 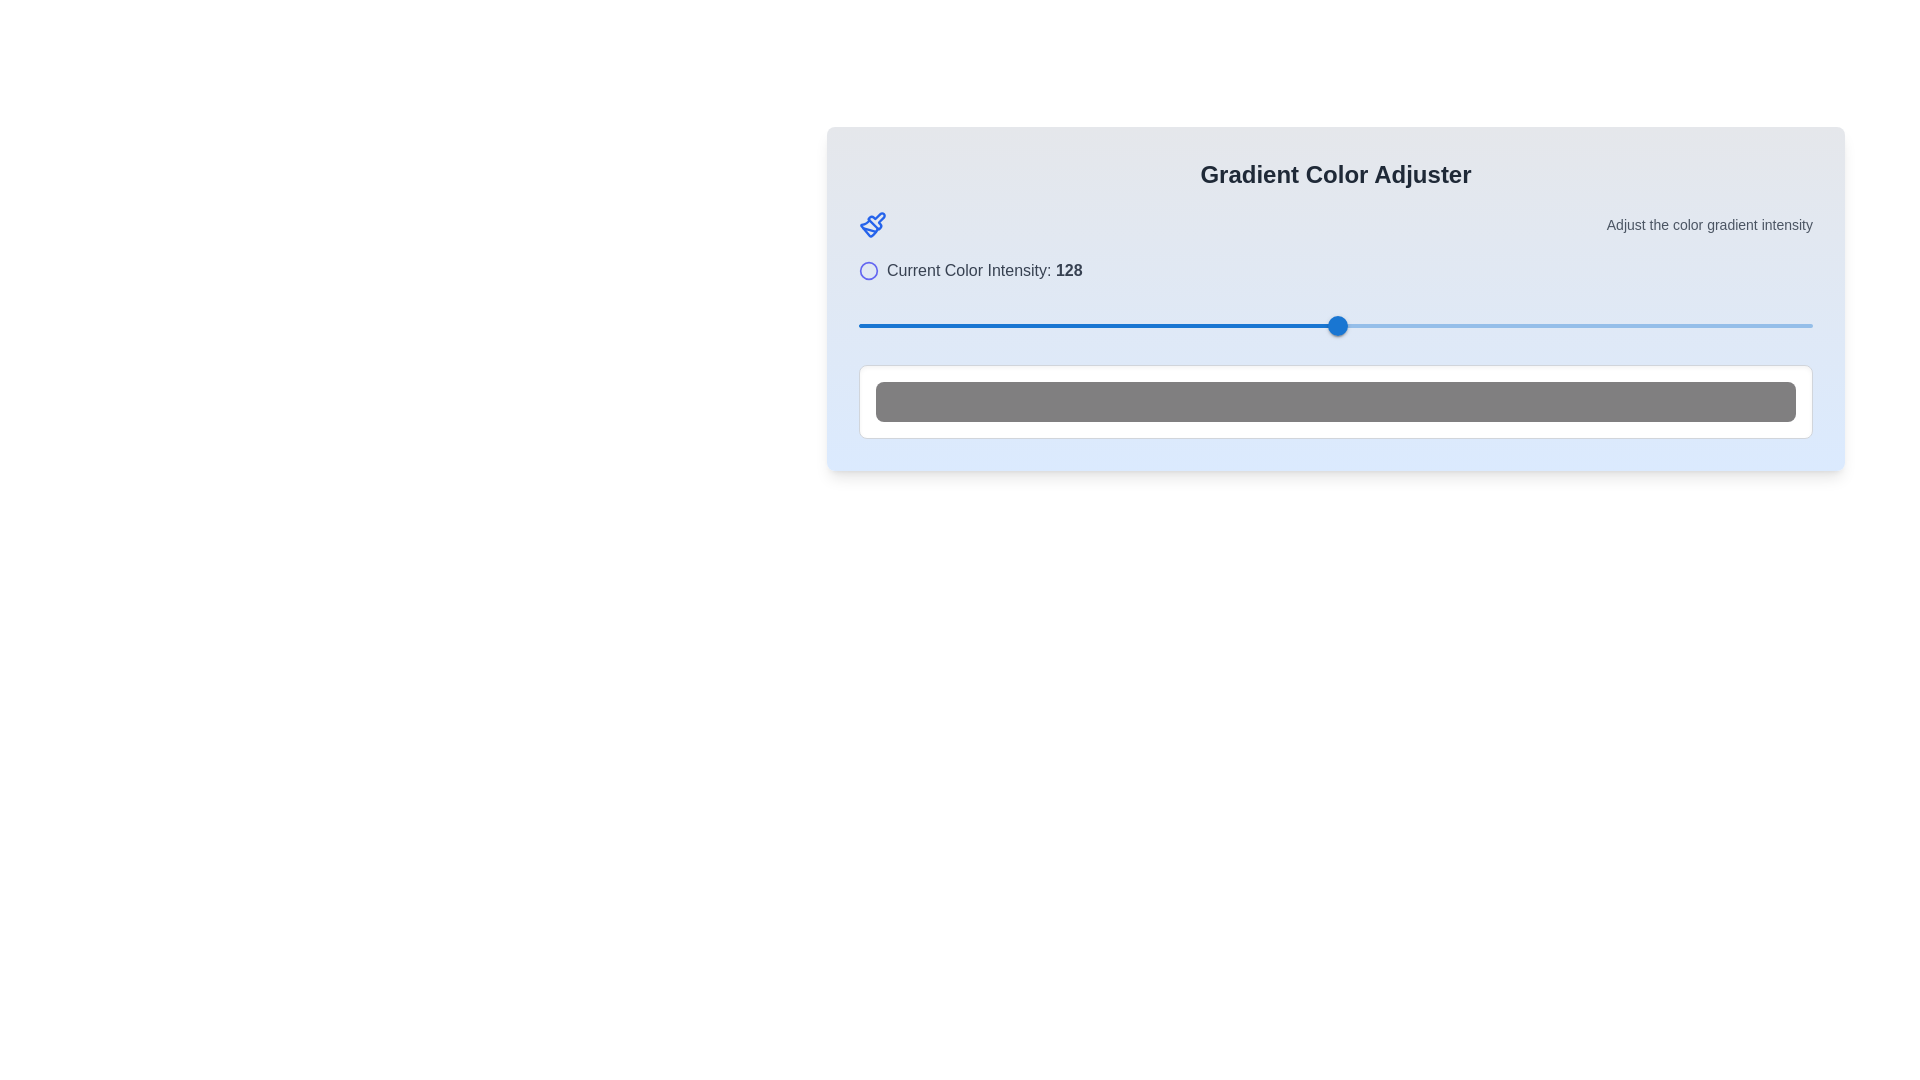 What do you see at coordinates (1674, 325) in the screenshot?
I see `the gradient color intensity` at bounding box center [1674, 325].